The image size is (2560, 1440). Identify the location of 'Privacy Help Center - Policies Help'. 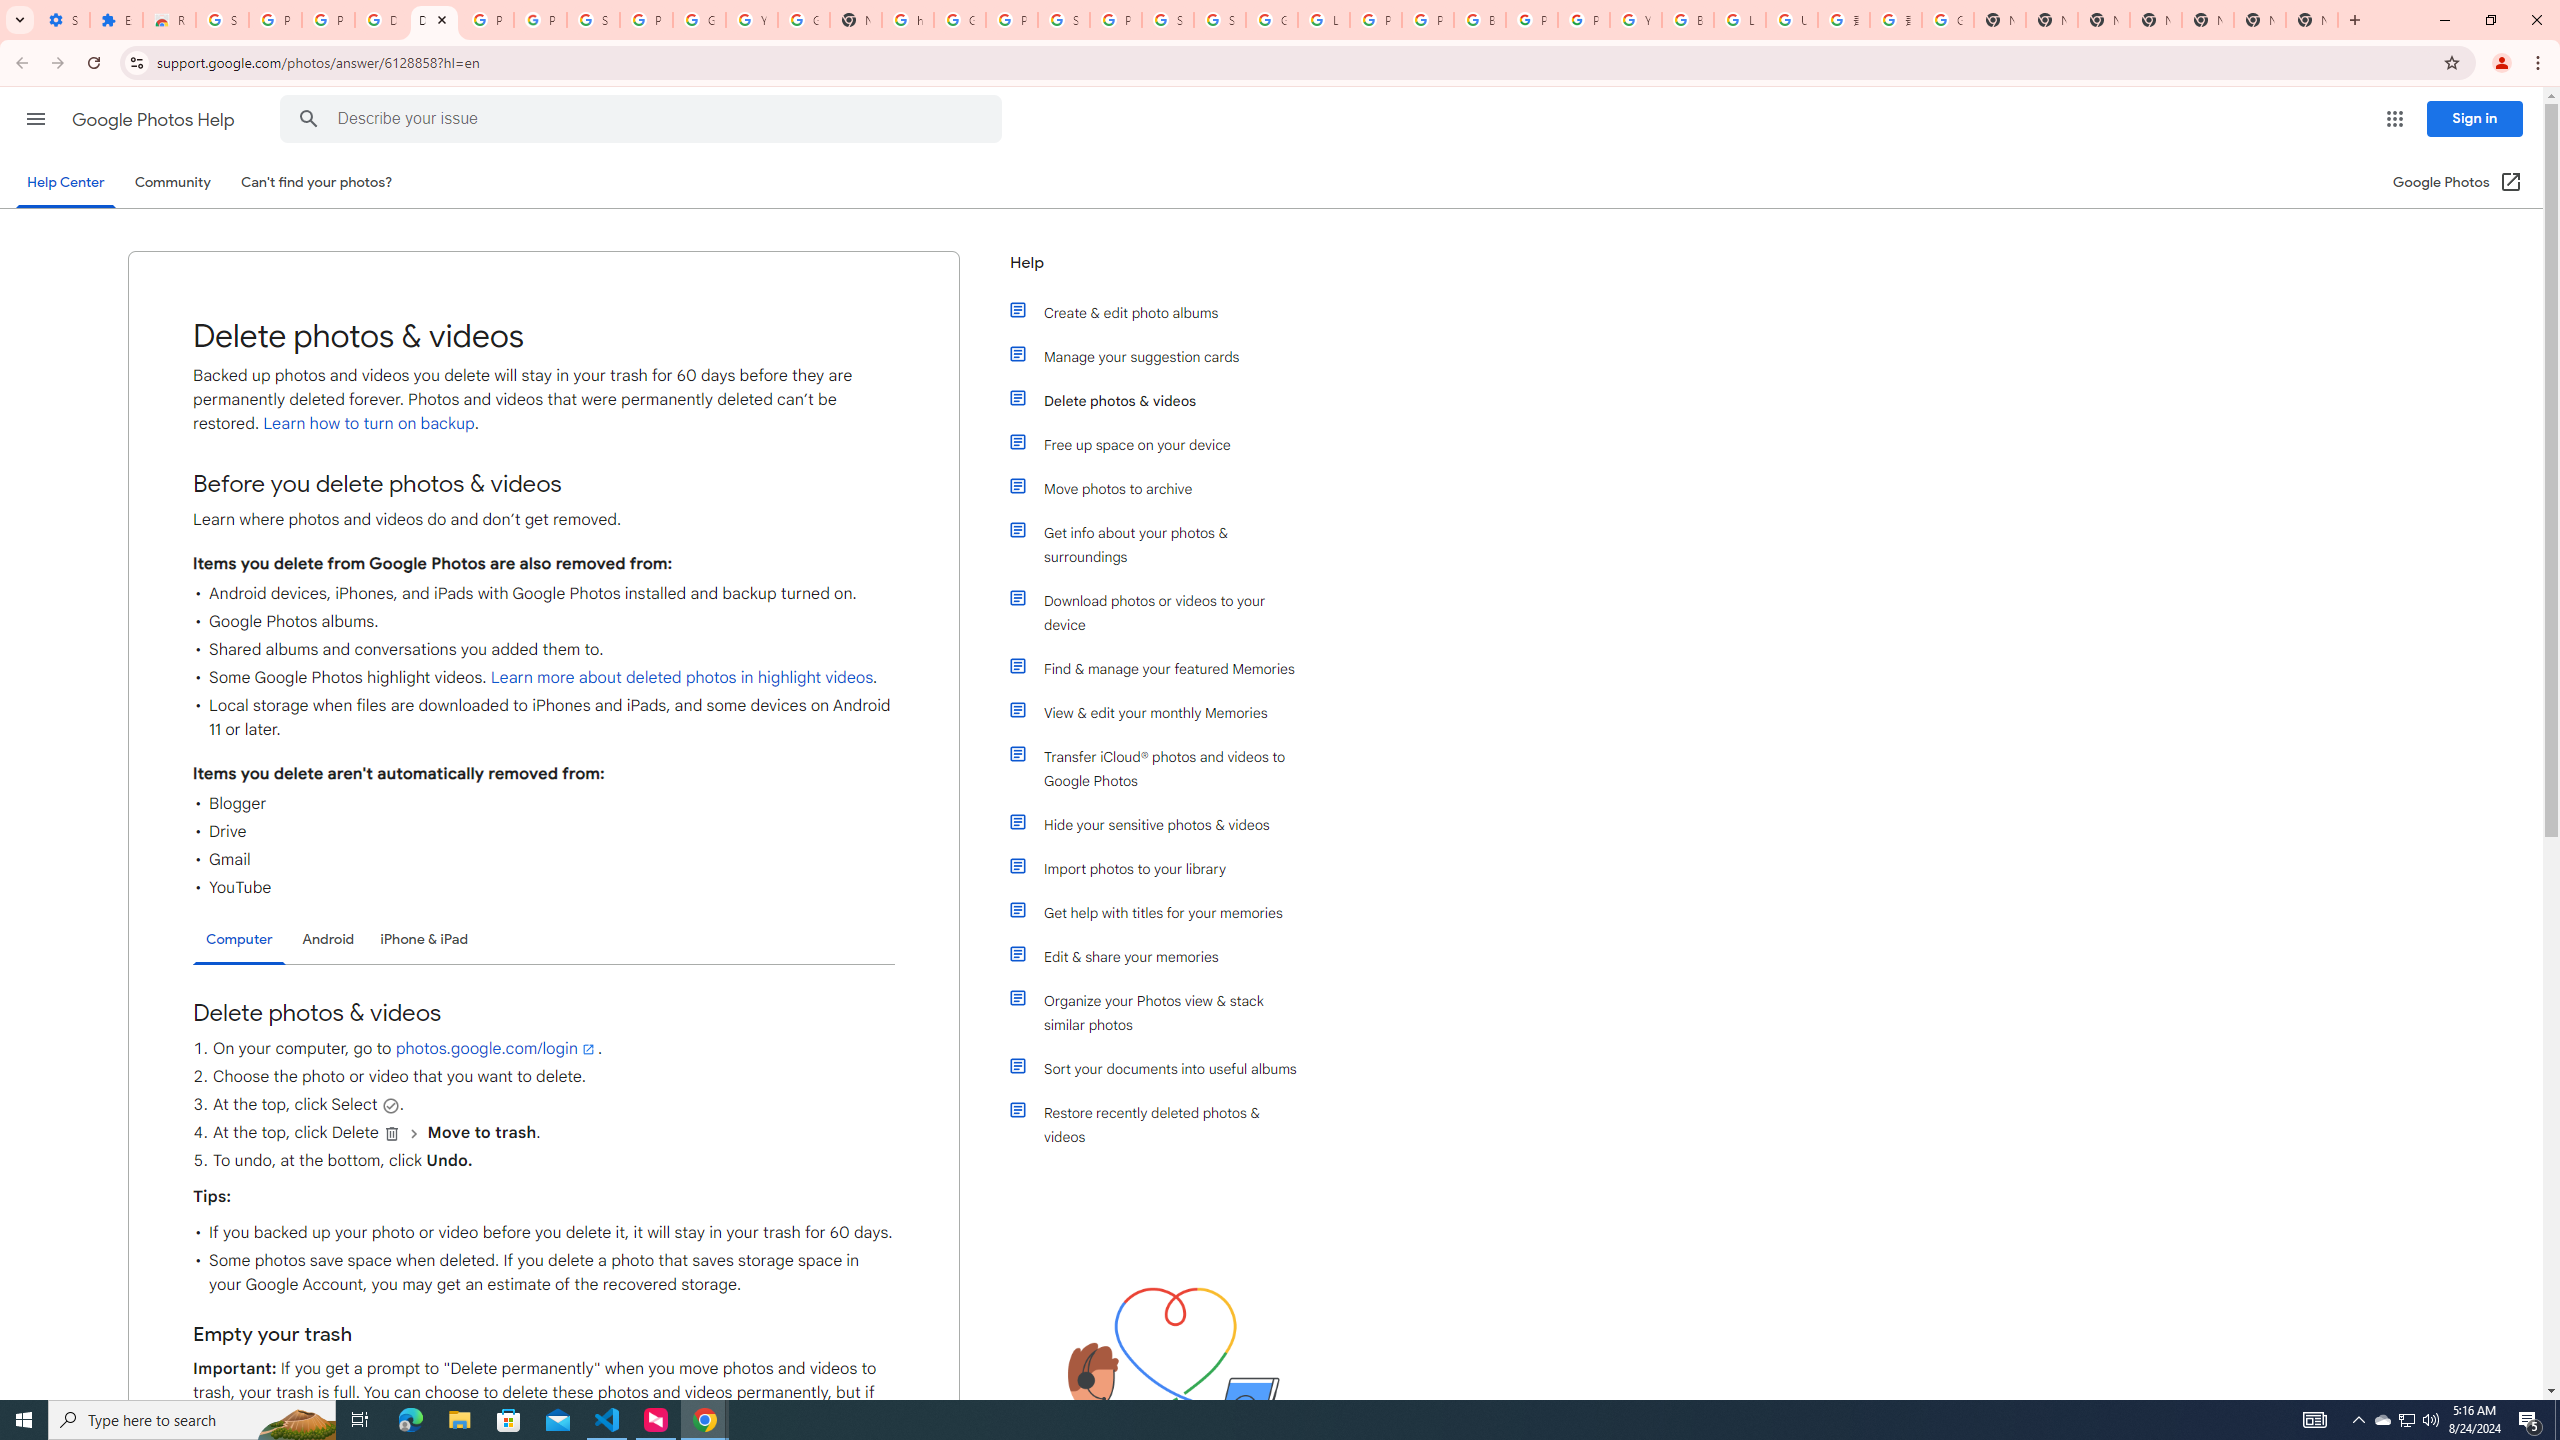
(1375, 19).